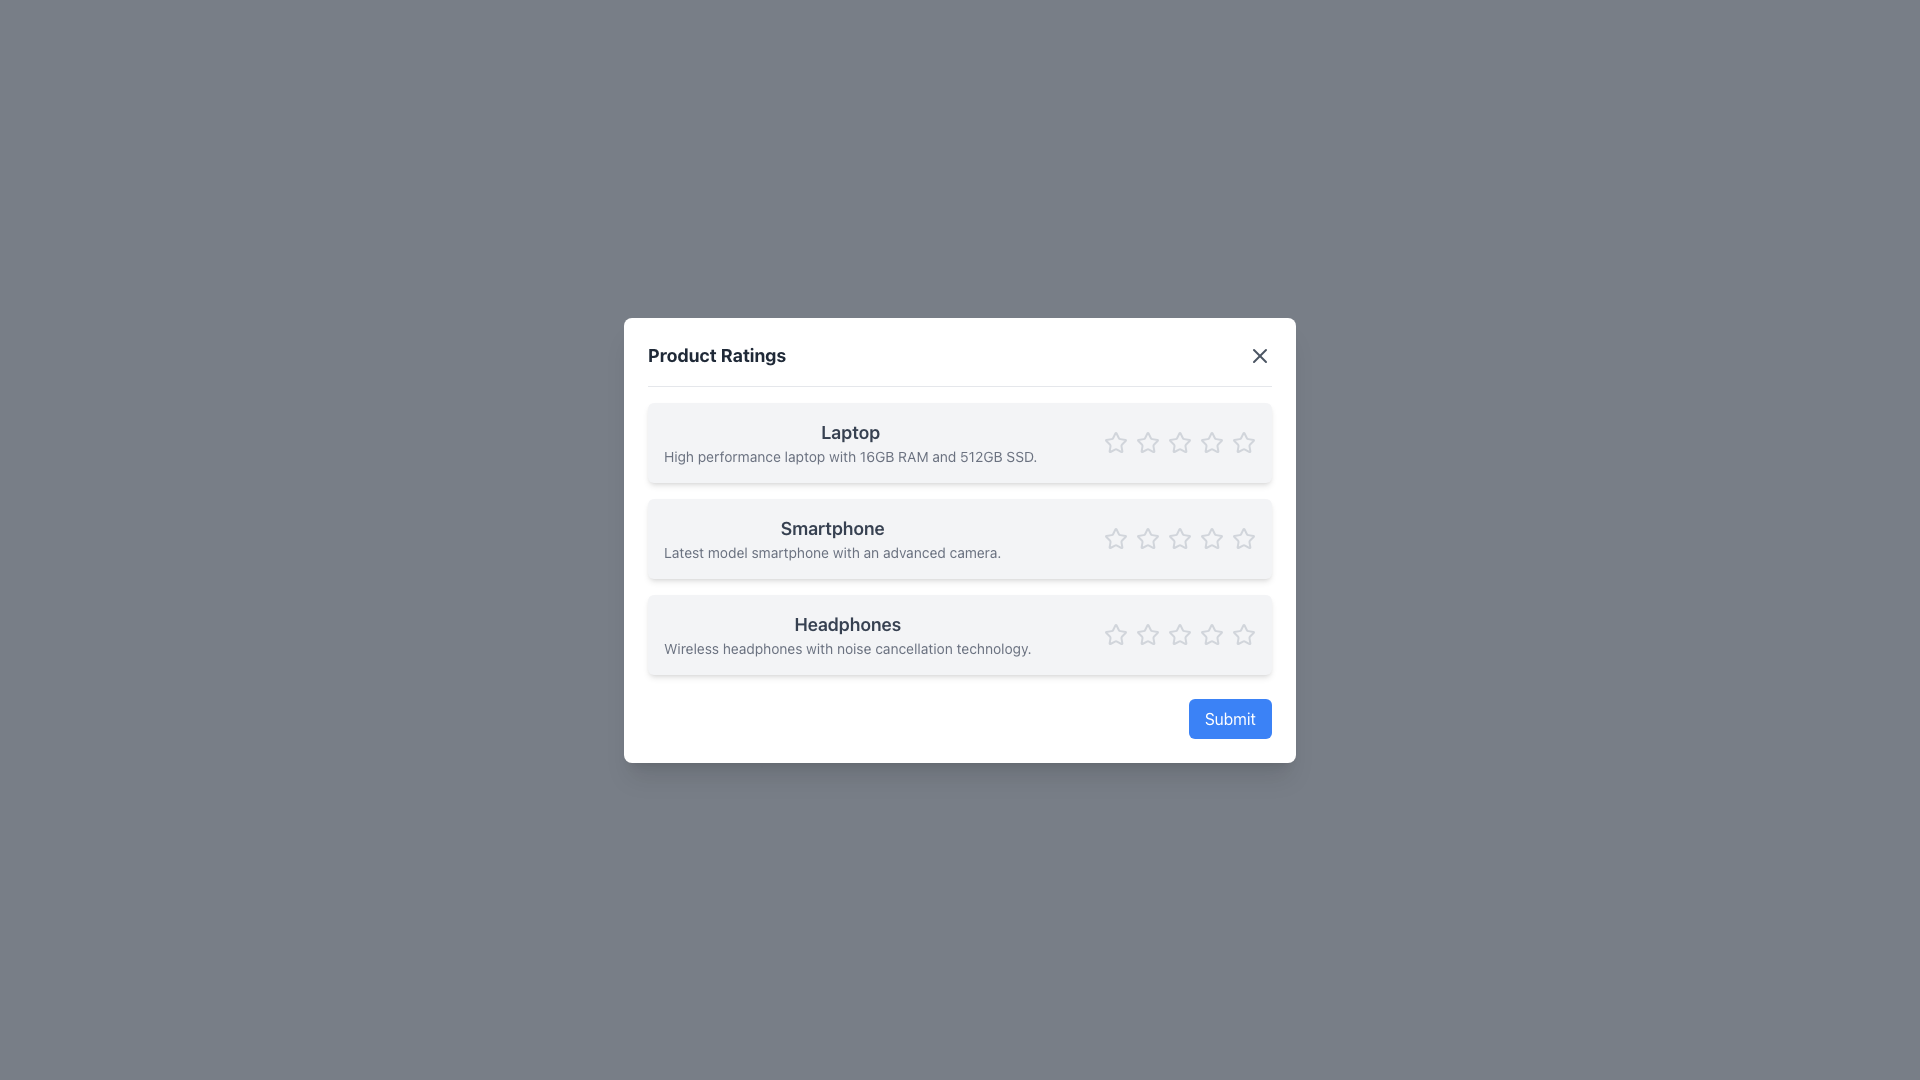 The width and height of the screenshot is (1920, 1080). I want to click on the fifth Rating Star Icon in the Headphones section, so click(1180, 634).